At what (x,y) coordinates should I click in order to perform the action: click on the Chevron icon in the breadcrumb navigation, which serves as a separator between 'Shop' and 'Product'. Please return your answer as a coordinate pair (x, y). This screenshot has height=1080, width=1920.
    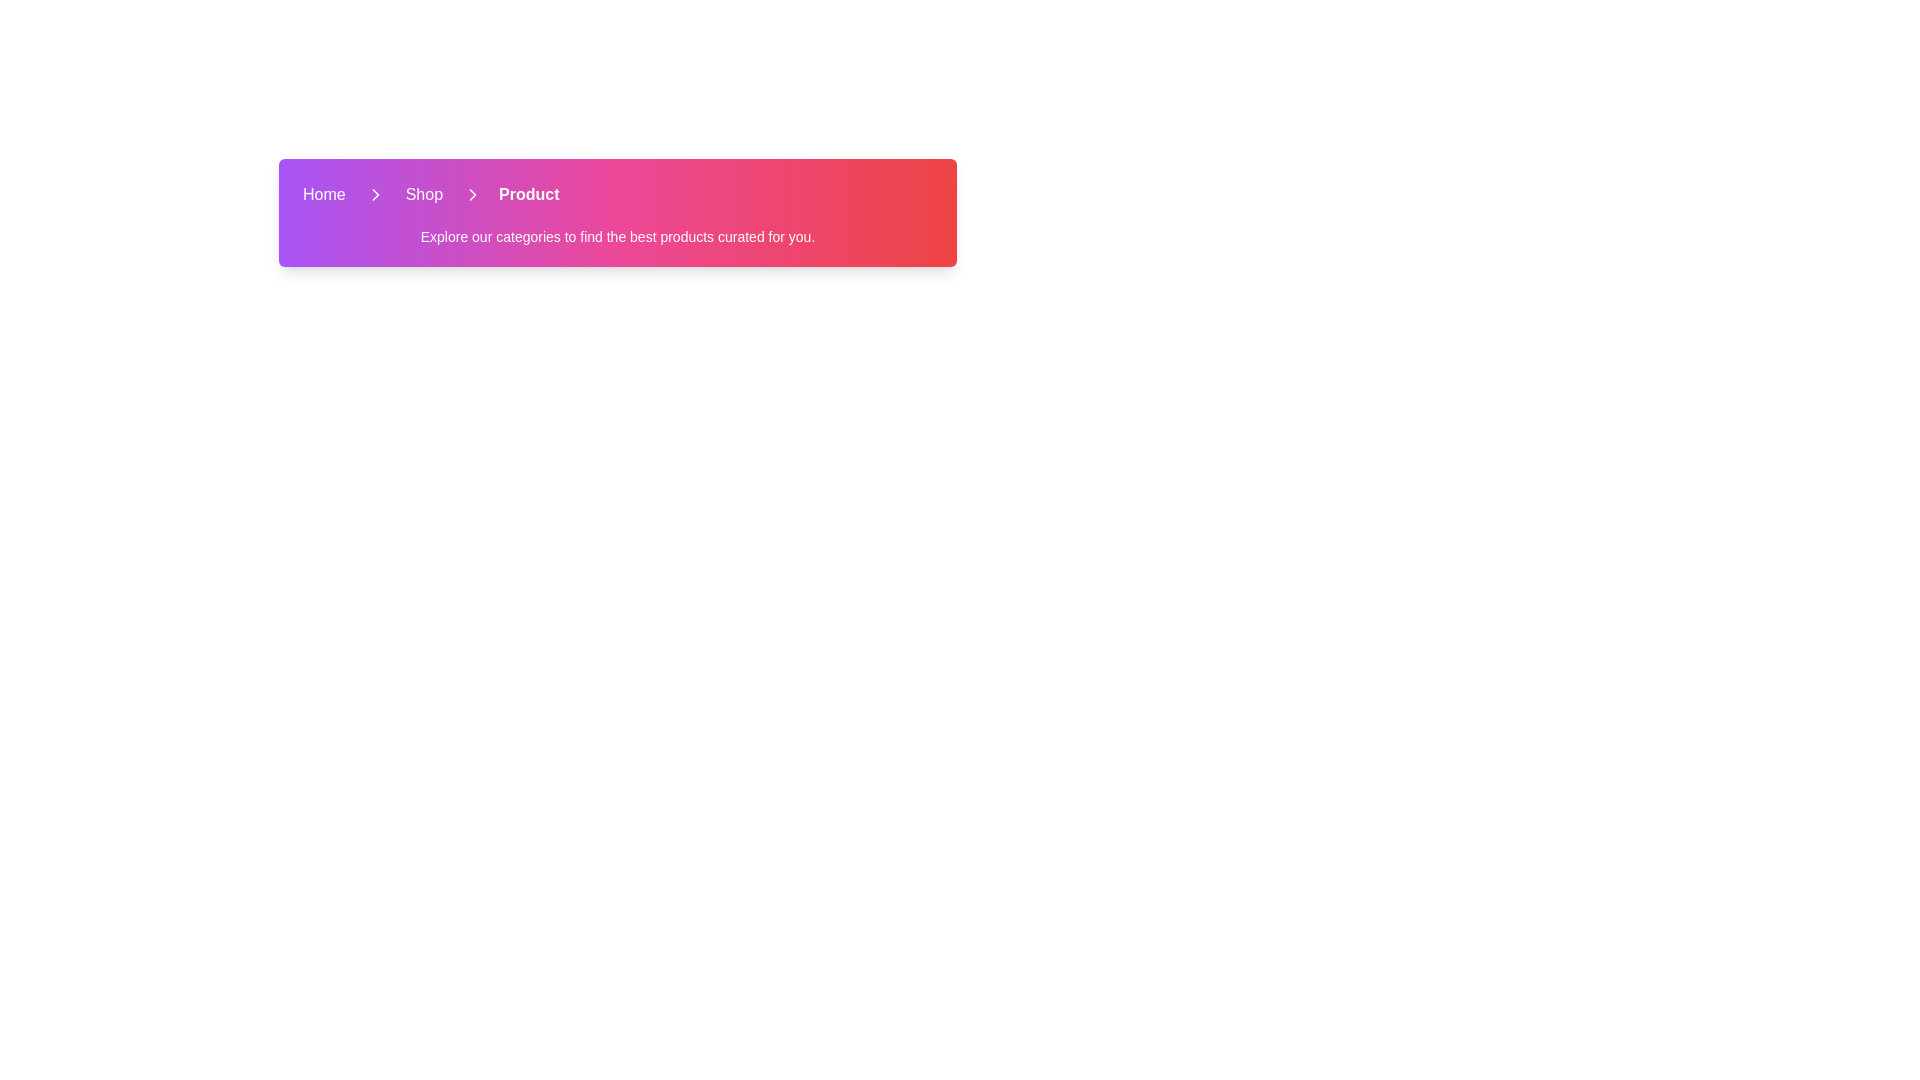
    Looking at the image, I should click on (472, 195).